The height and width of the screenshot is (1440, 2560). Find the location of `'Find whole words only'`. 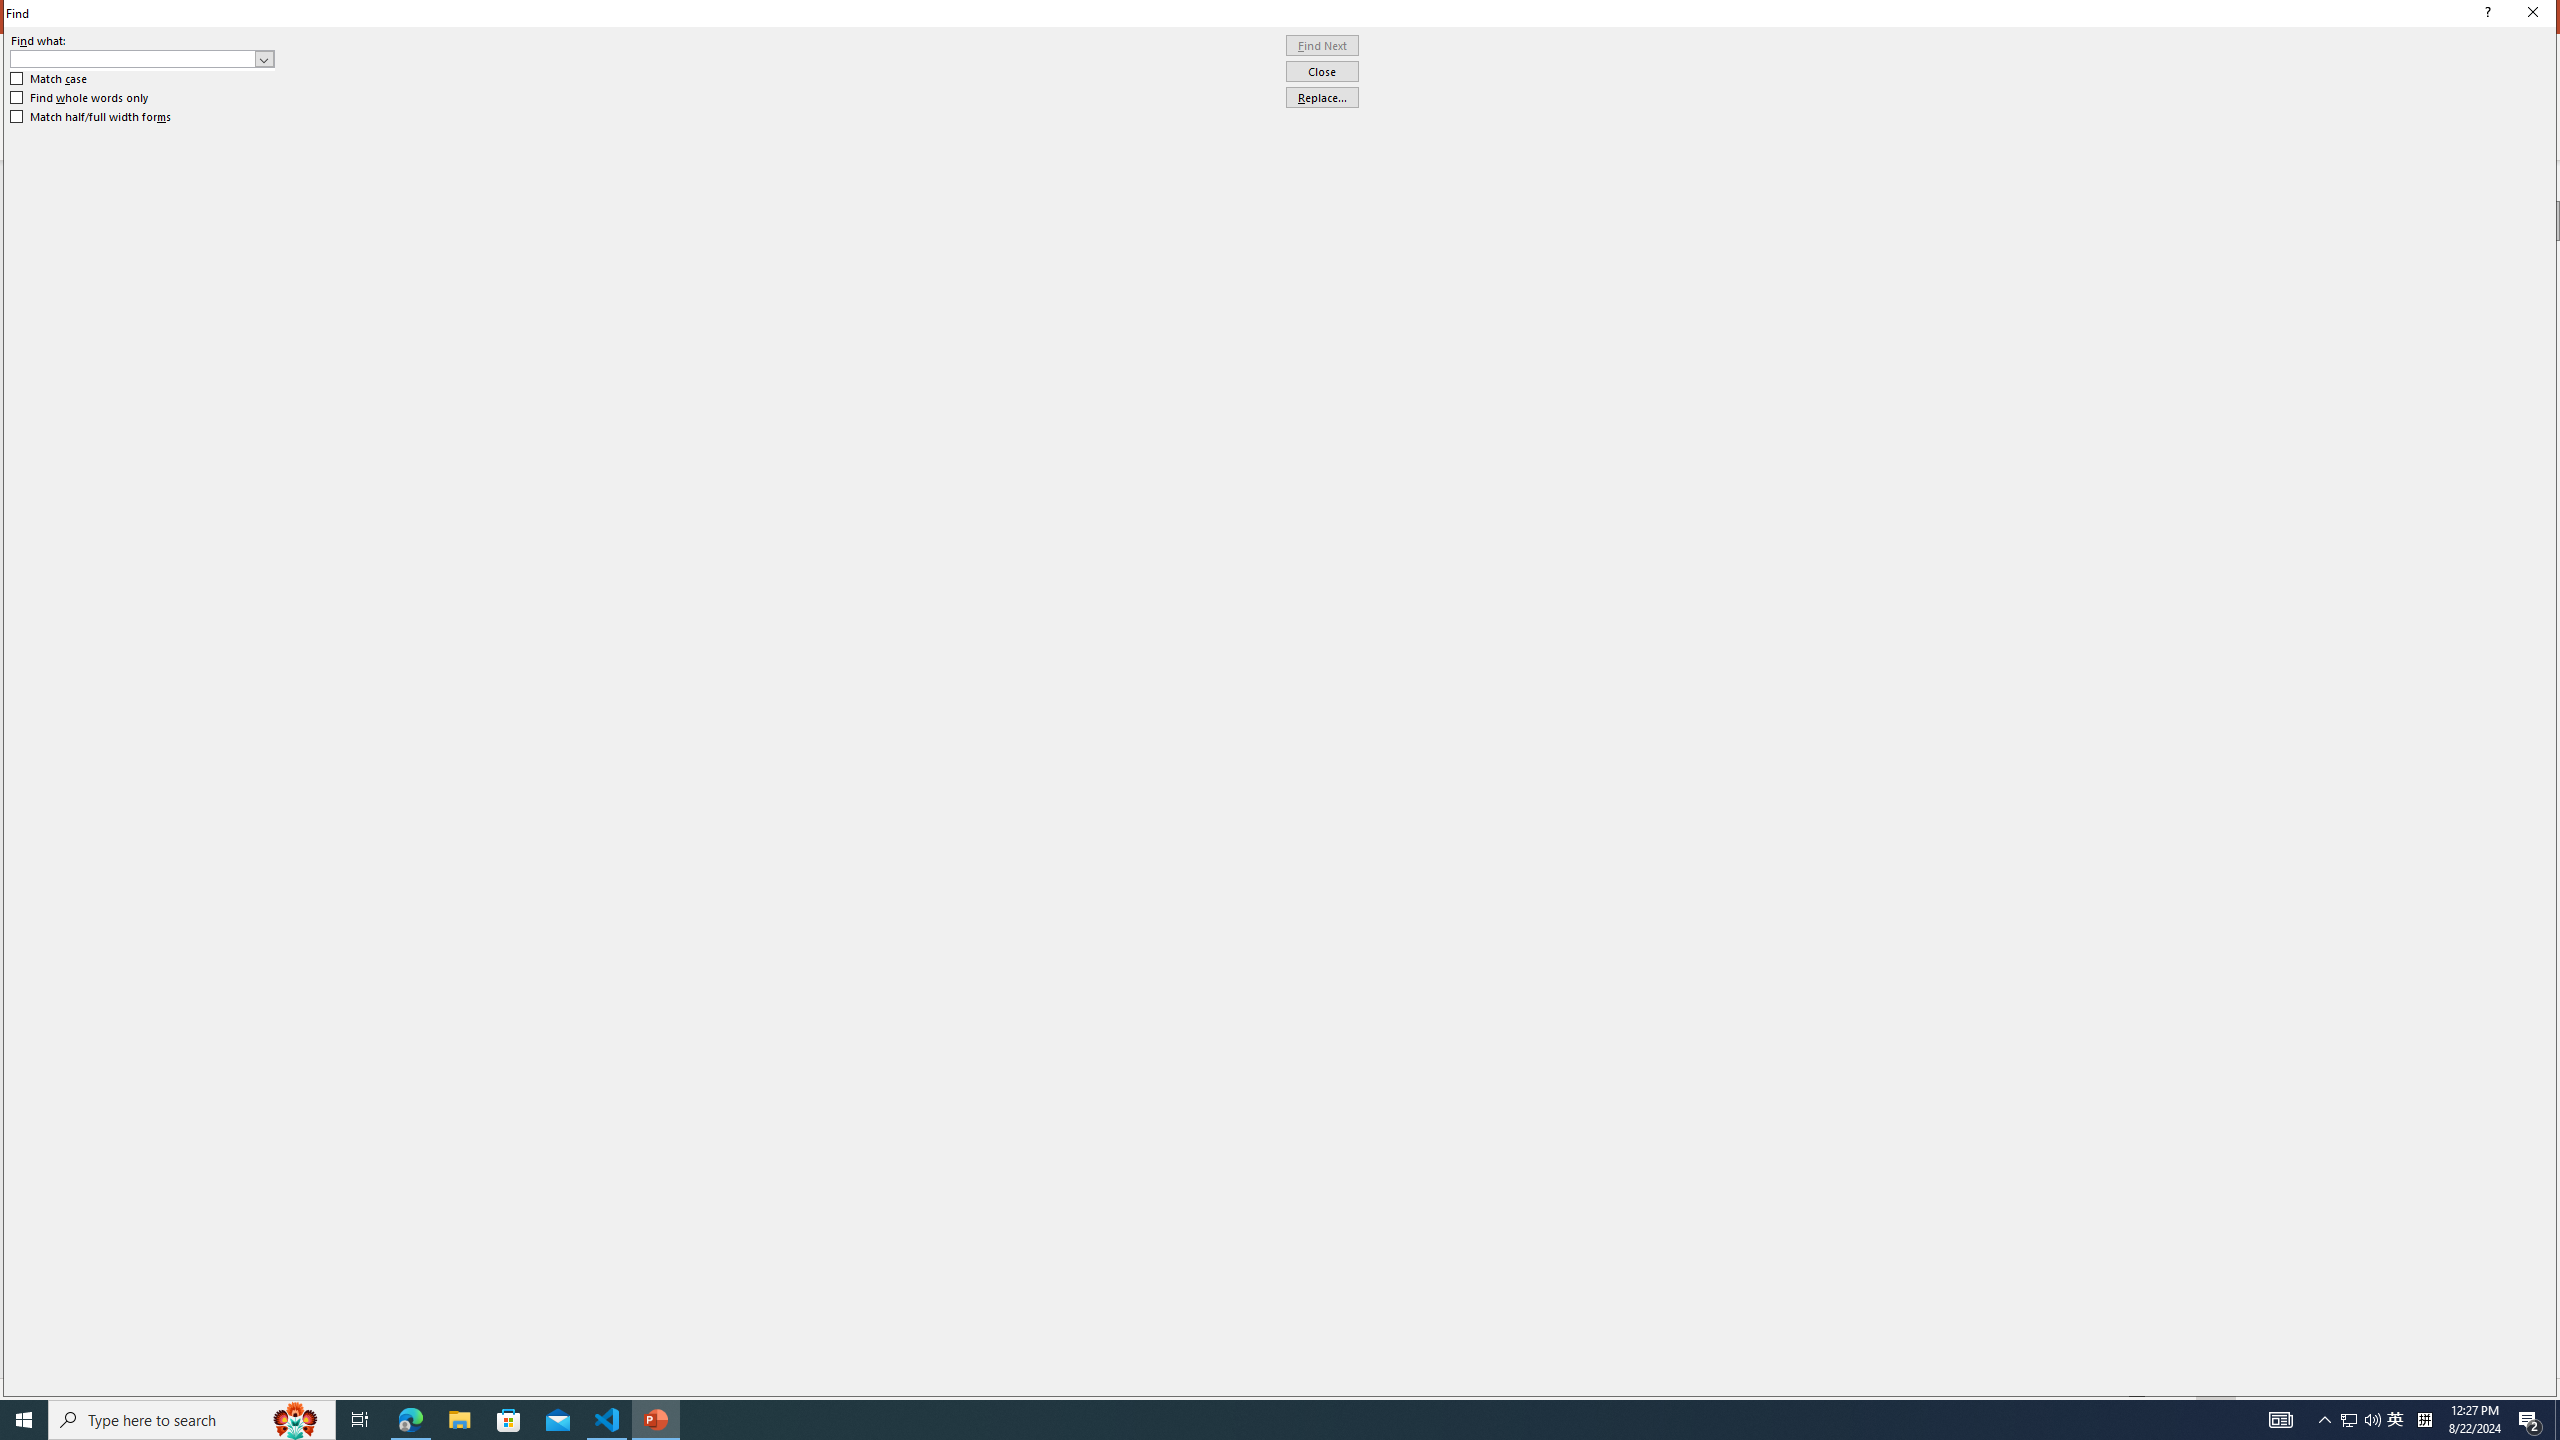

'Find whole words only' is located at coordinates (80, 96).